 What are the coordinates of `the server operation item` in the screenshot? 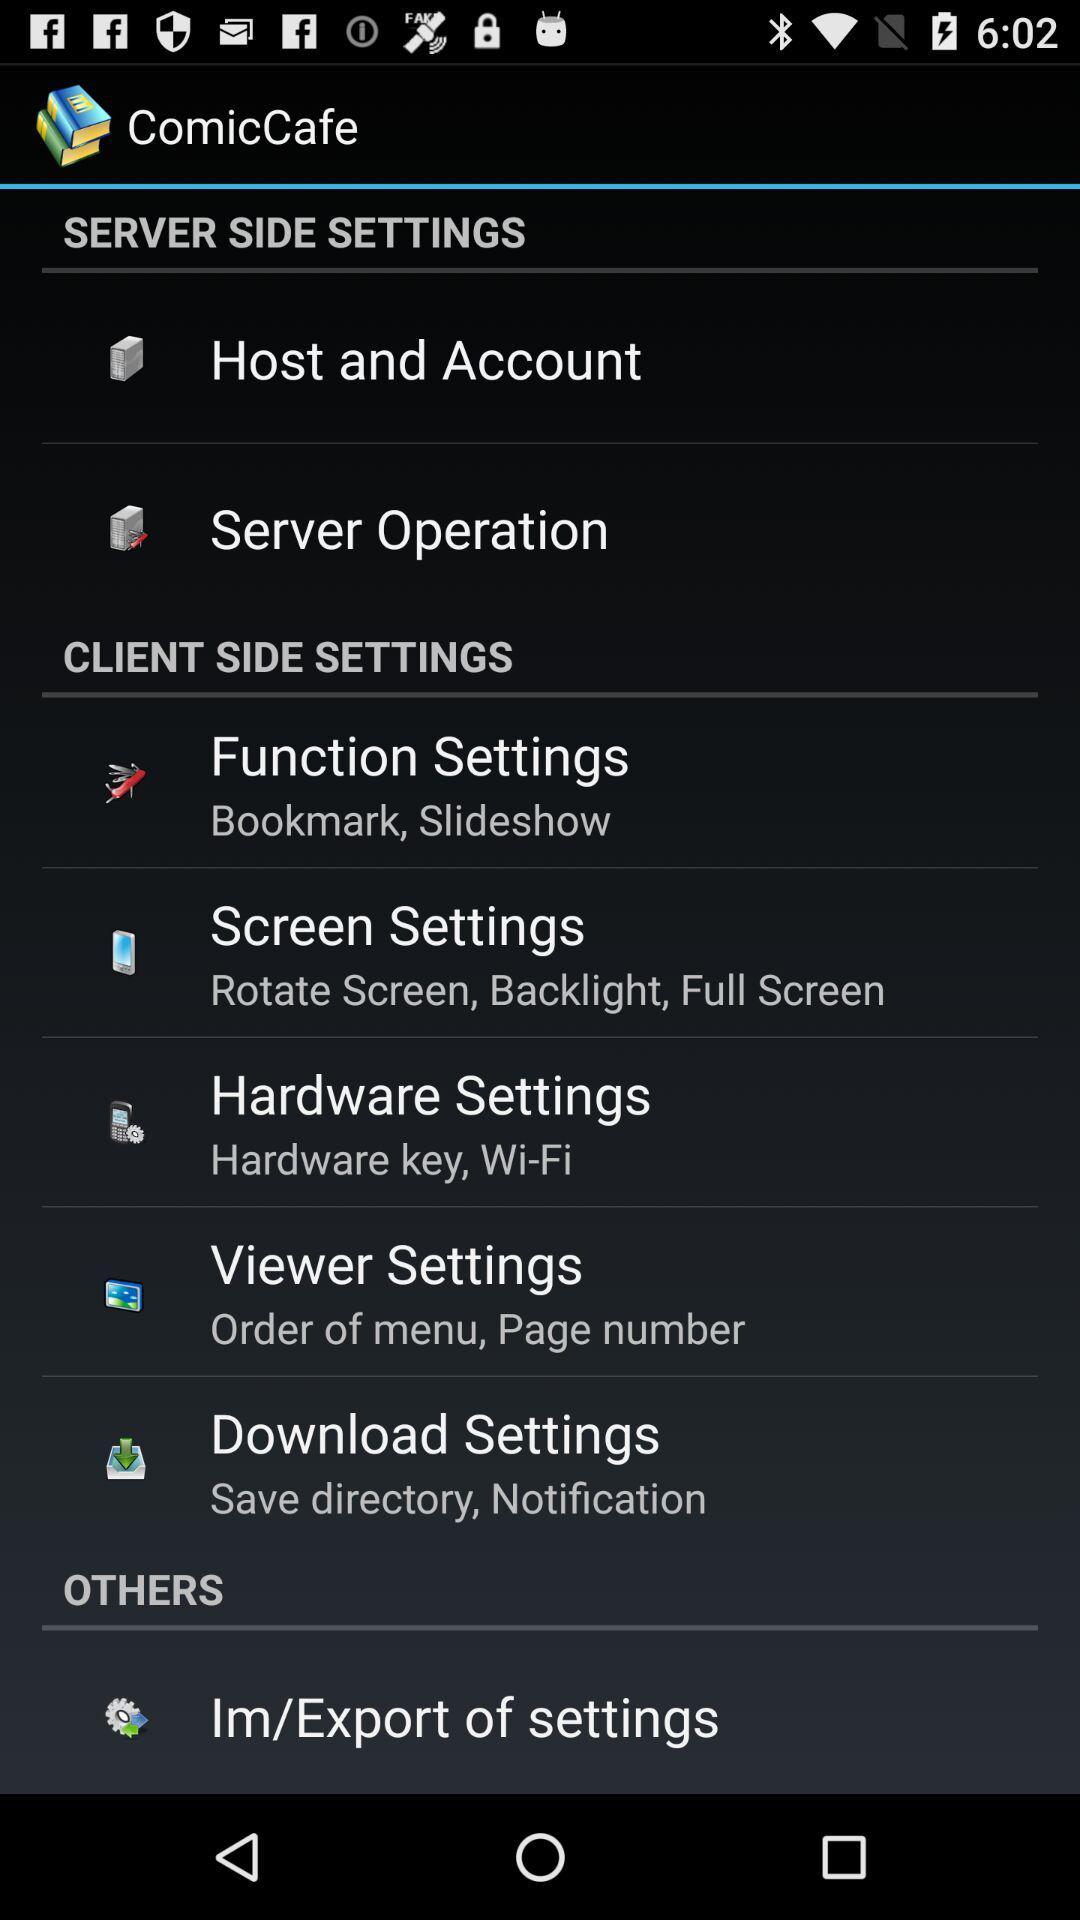 It's located at (408, 527).